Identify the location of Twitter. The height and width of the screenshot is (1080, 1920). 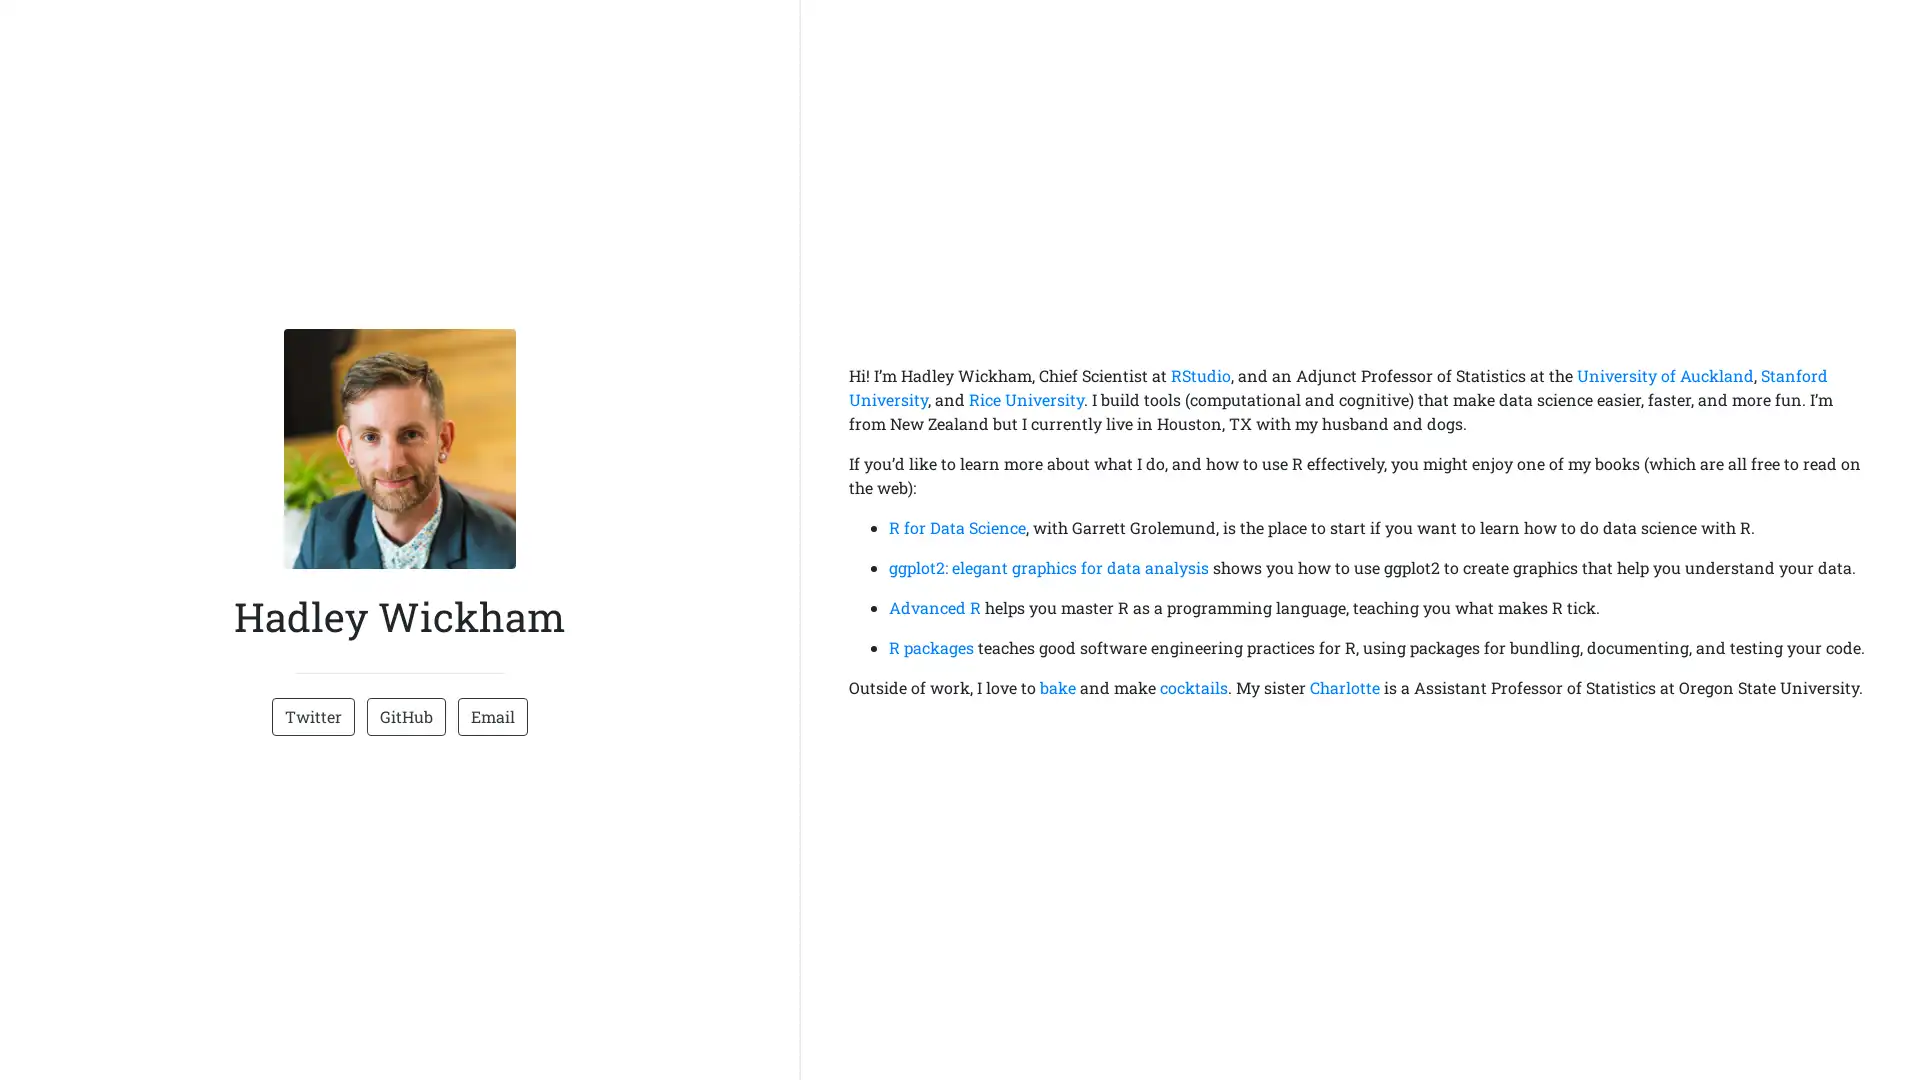
(312, 715).